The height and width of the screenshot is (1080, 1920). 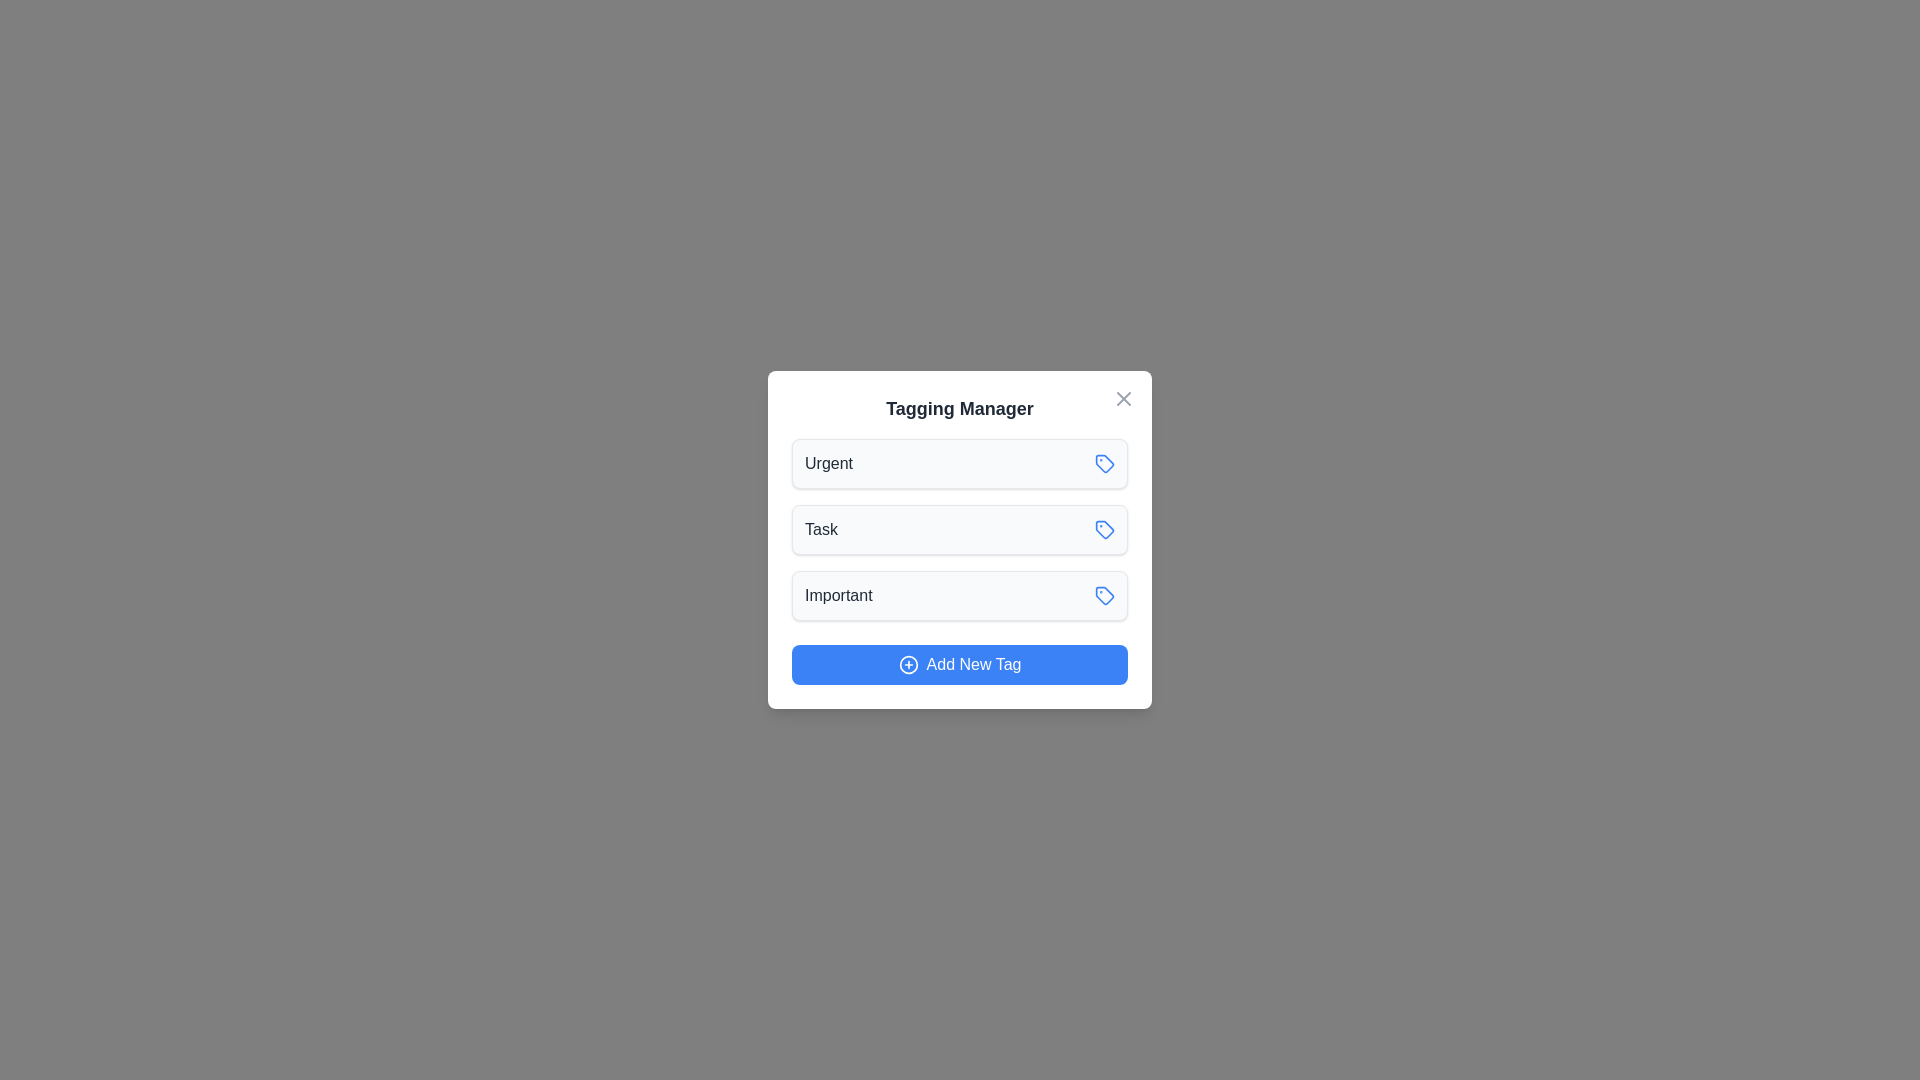 I want to click on the close button located at the top-right corner of the dialog, so click(x=1123, y=398).